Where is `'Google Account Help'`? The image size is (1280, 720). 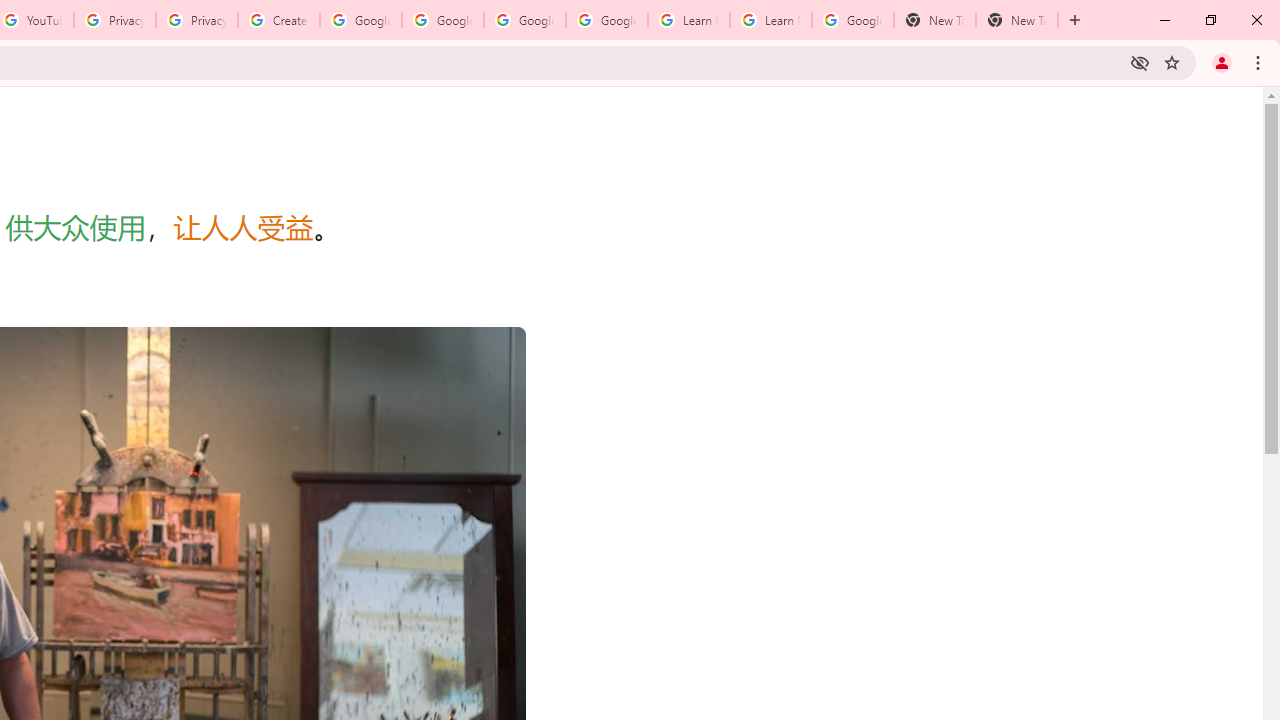
'Google Account Help' is located at coordinates (360, 20).